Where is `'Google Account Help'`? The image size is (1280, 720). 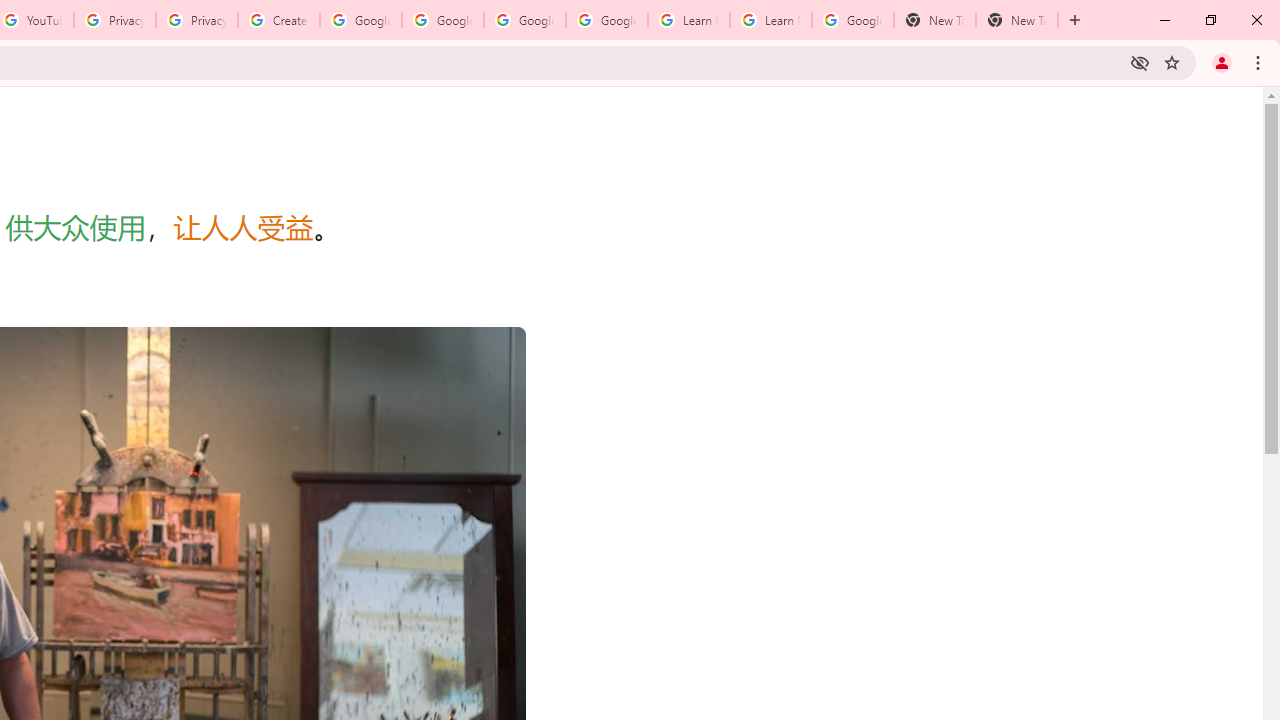
'Google Account Help' is located at coordinates (360, 20).